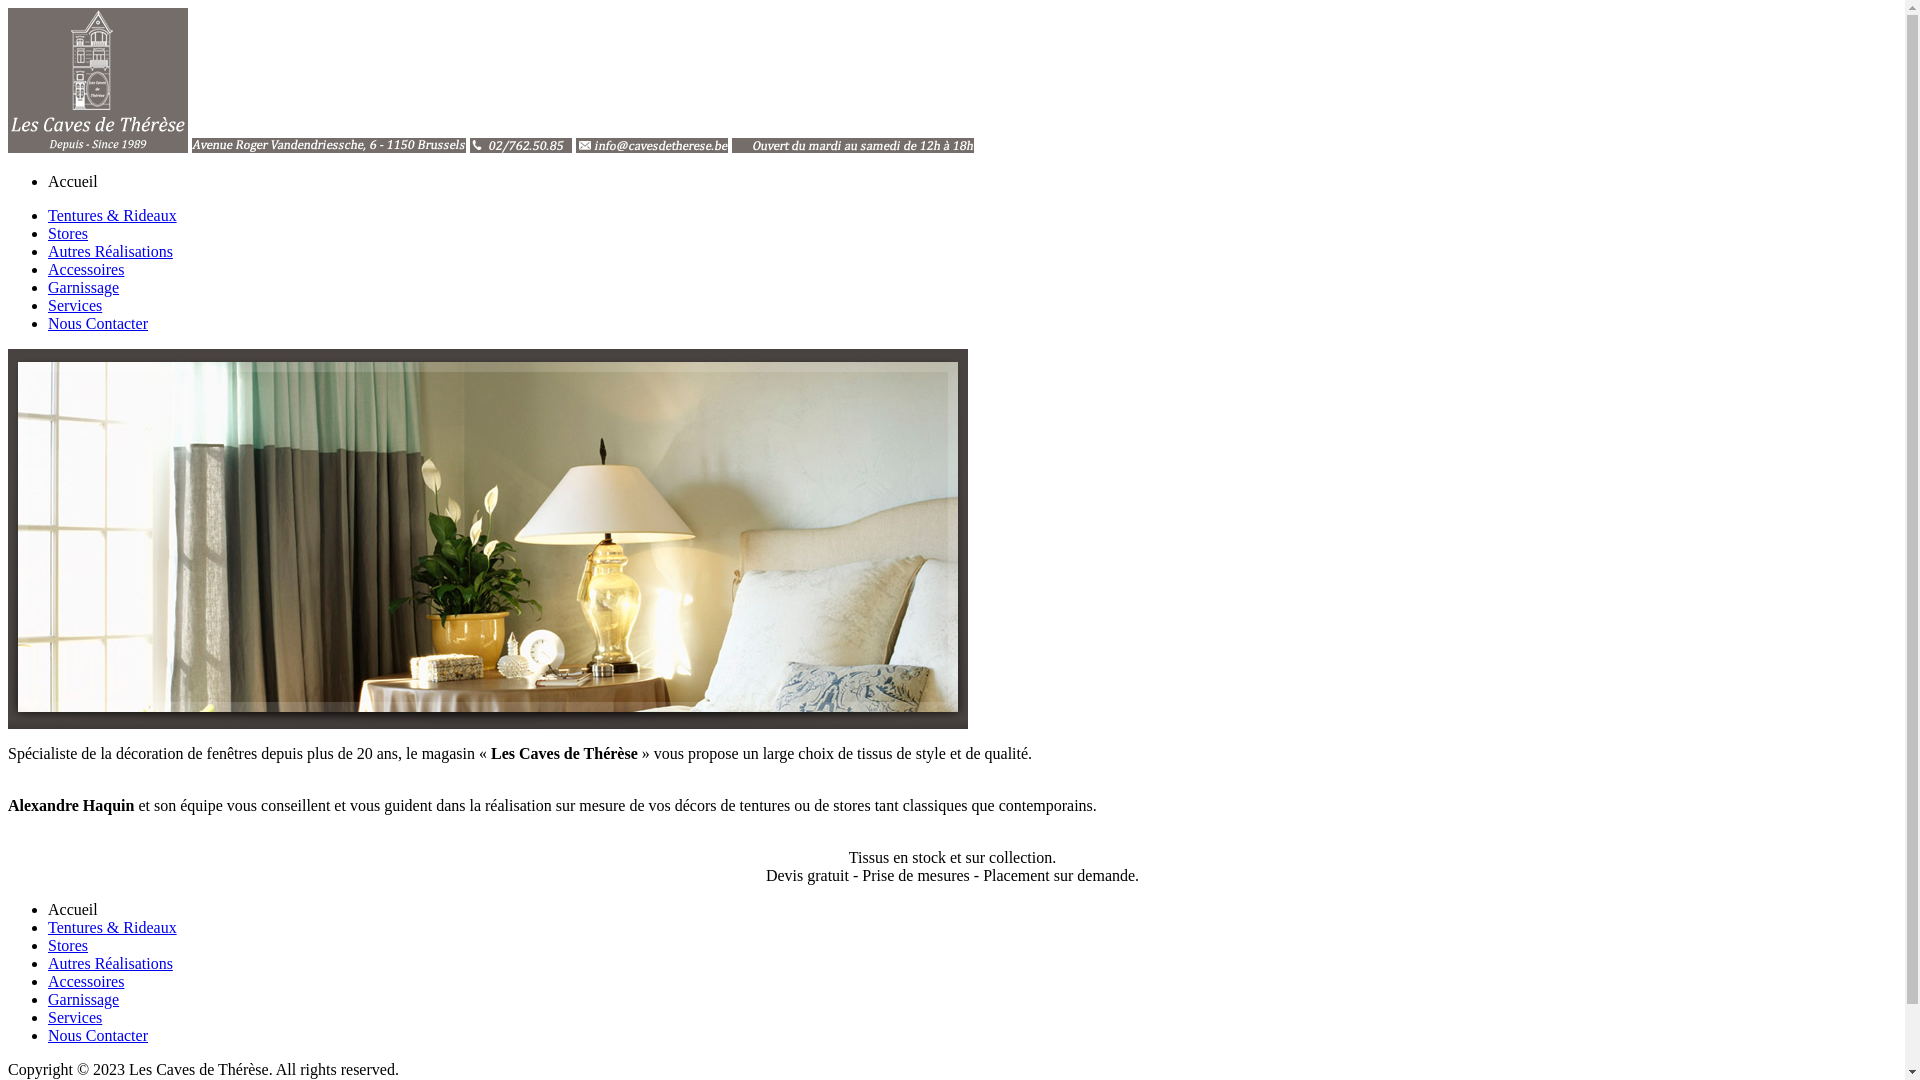  What do you see at coordinates (67, 232) in the screenshot?
I see `'Stores'` at bounding box center [67, 232].